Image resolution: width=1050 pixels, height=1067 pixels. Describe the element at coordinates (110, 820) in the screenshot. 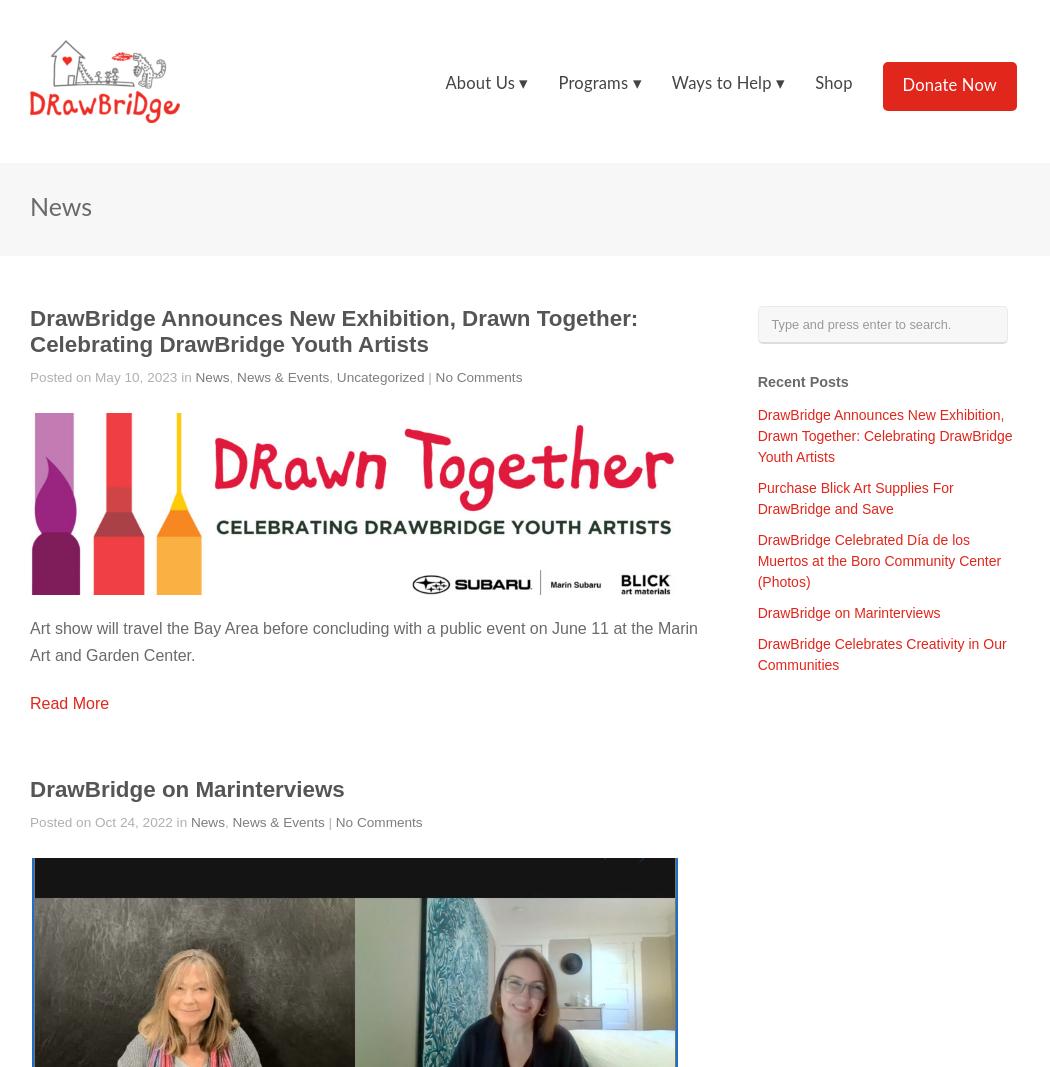

I see `'Posted 					
														on Oct 24, 2022							in'` at that location.